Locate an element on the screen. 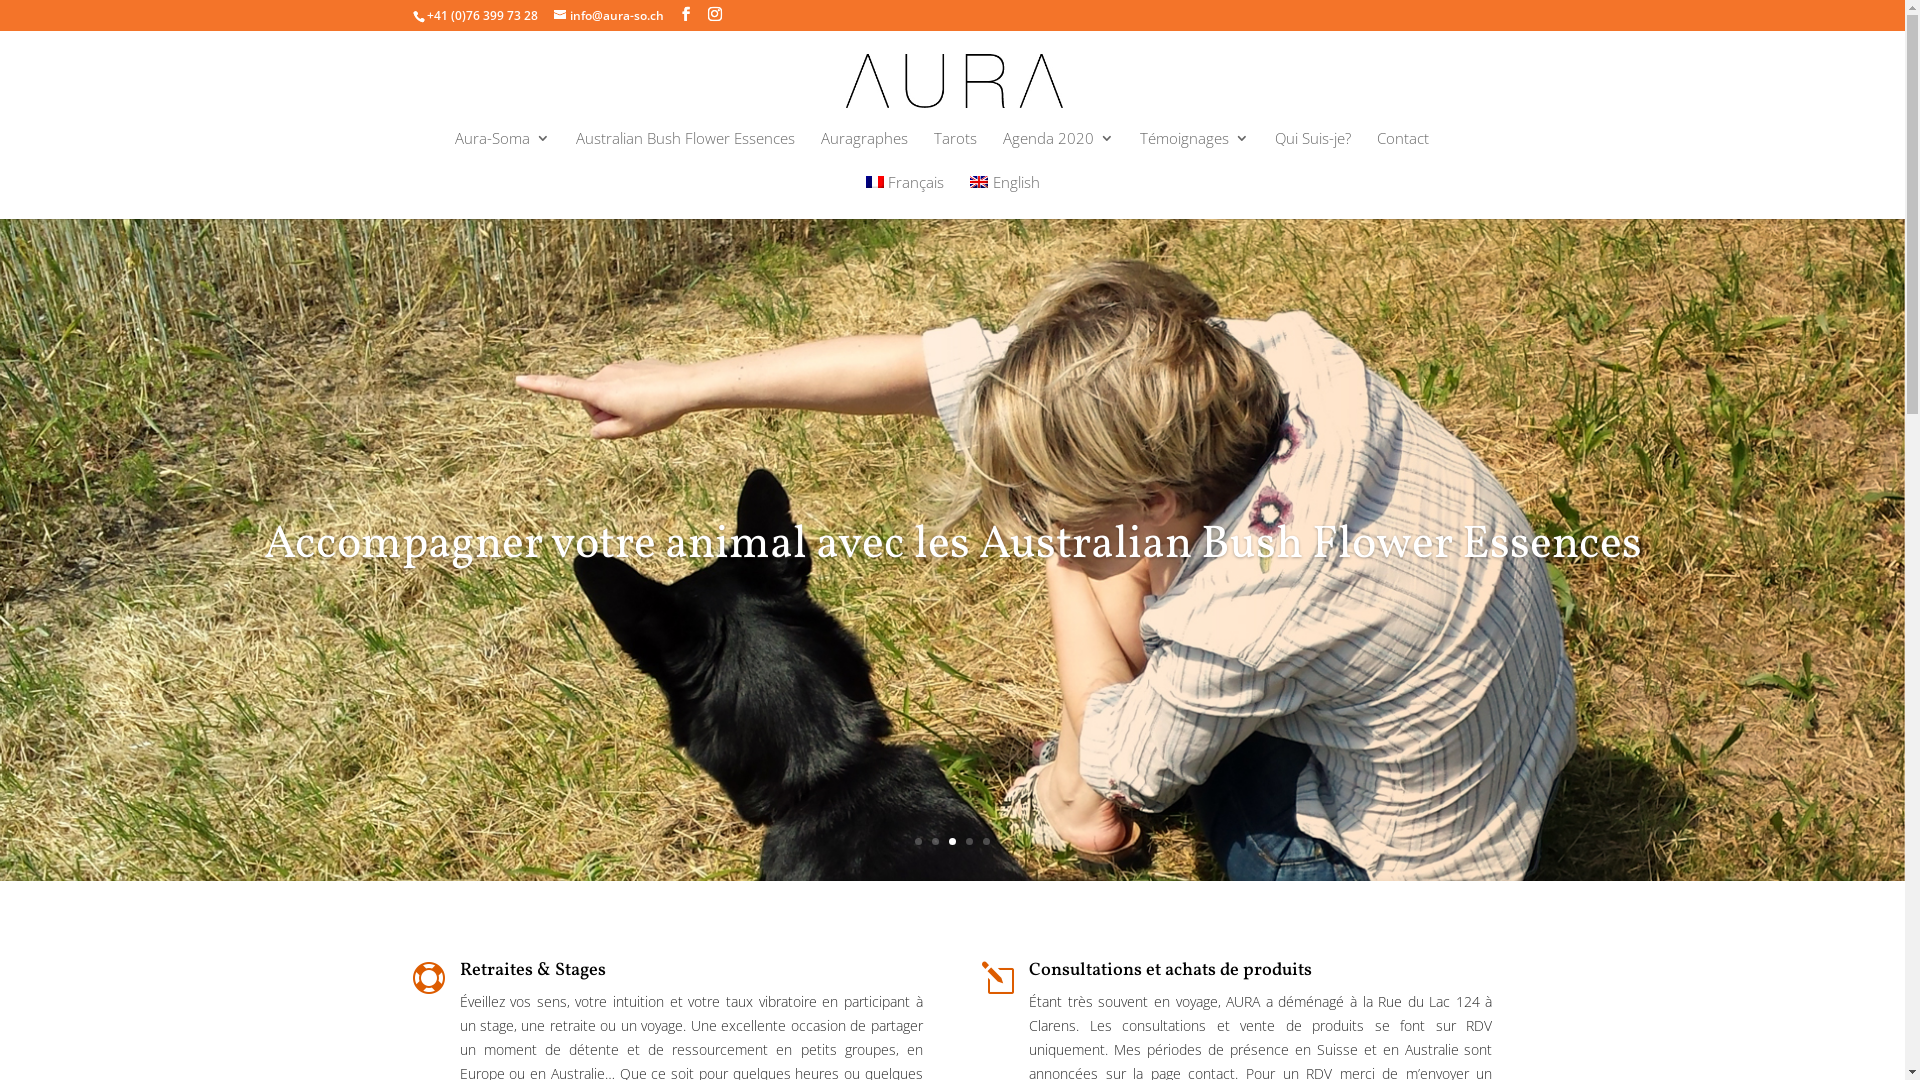 The image size is (1920, 1080). 'Tarots' is located at coordinates (954, 152).